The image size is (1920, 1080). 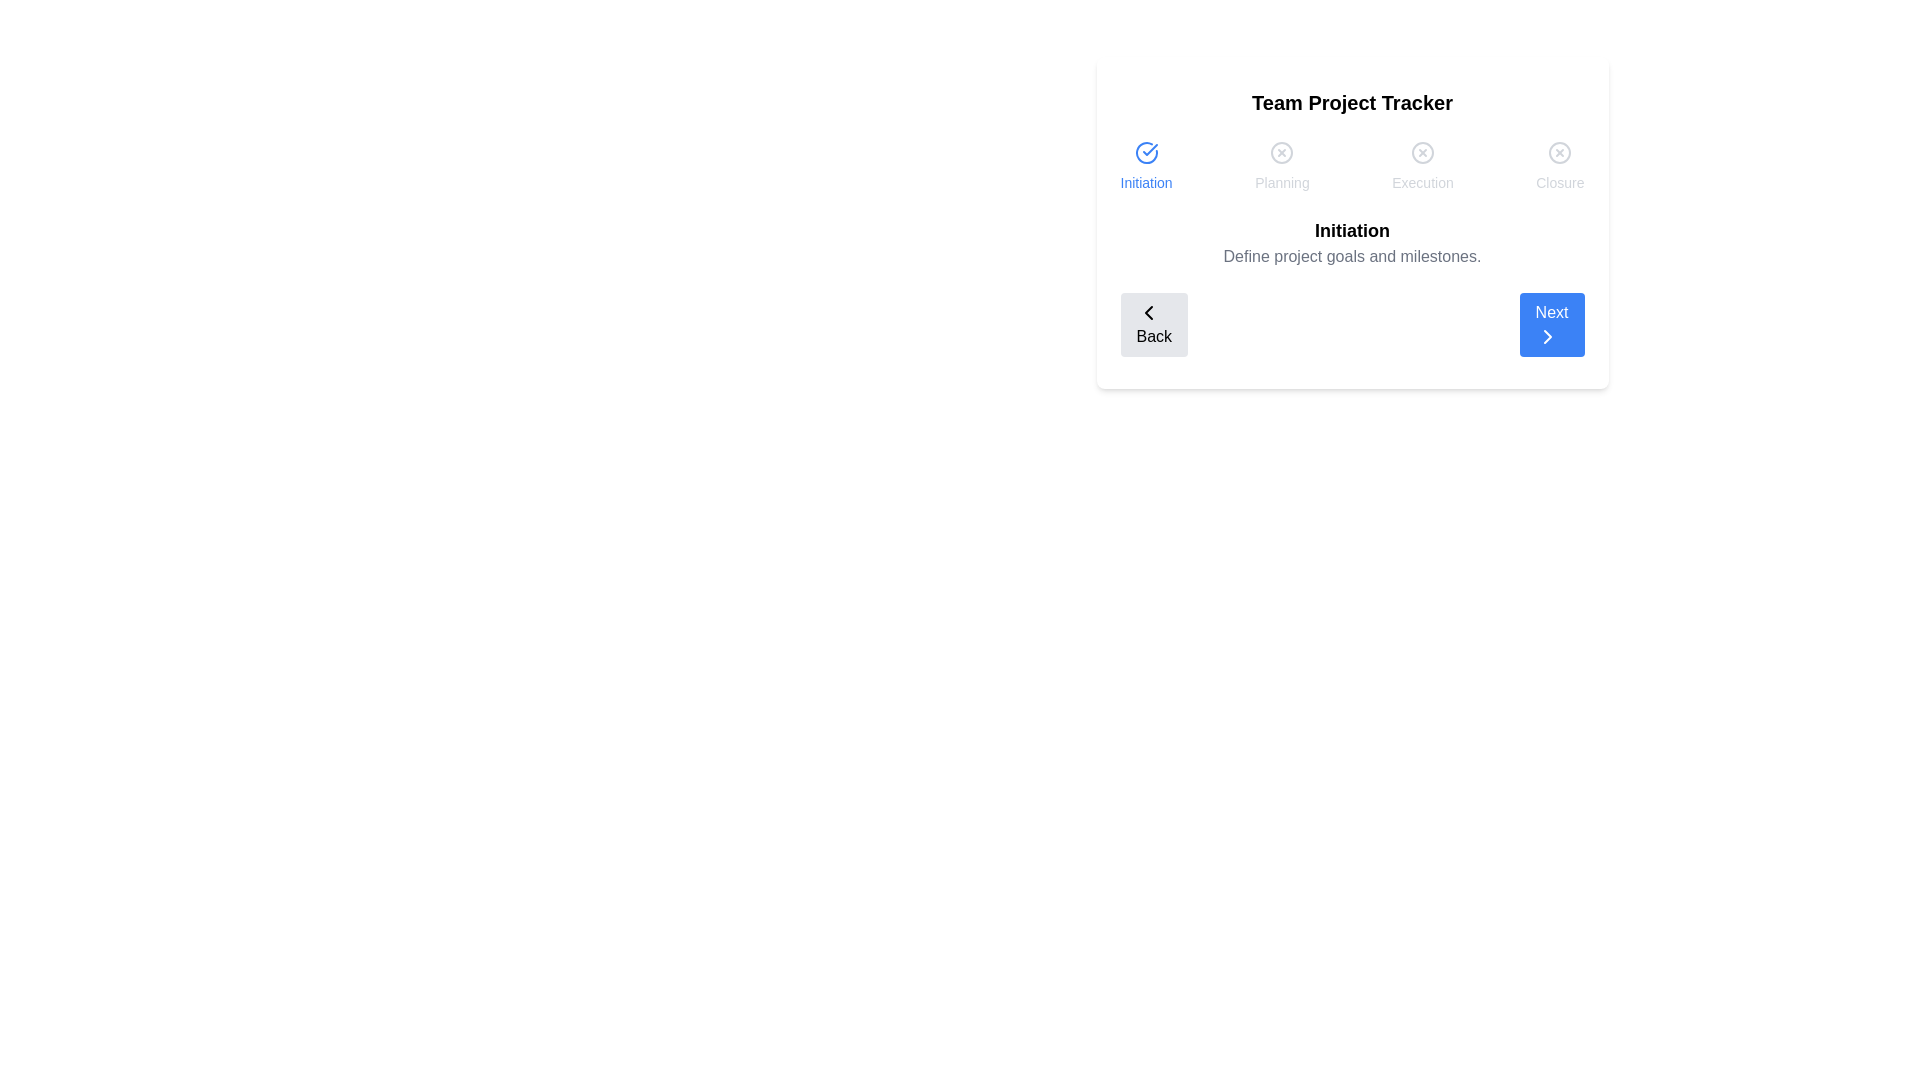 What do you see at coordinates (1550, 323) in the screenshot?
I see `the 'Next' button to navigate to the next step` at bounding box center [1550, 323].